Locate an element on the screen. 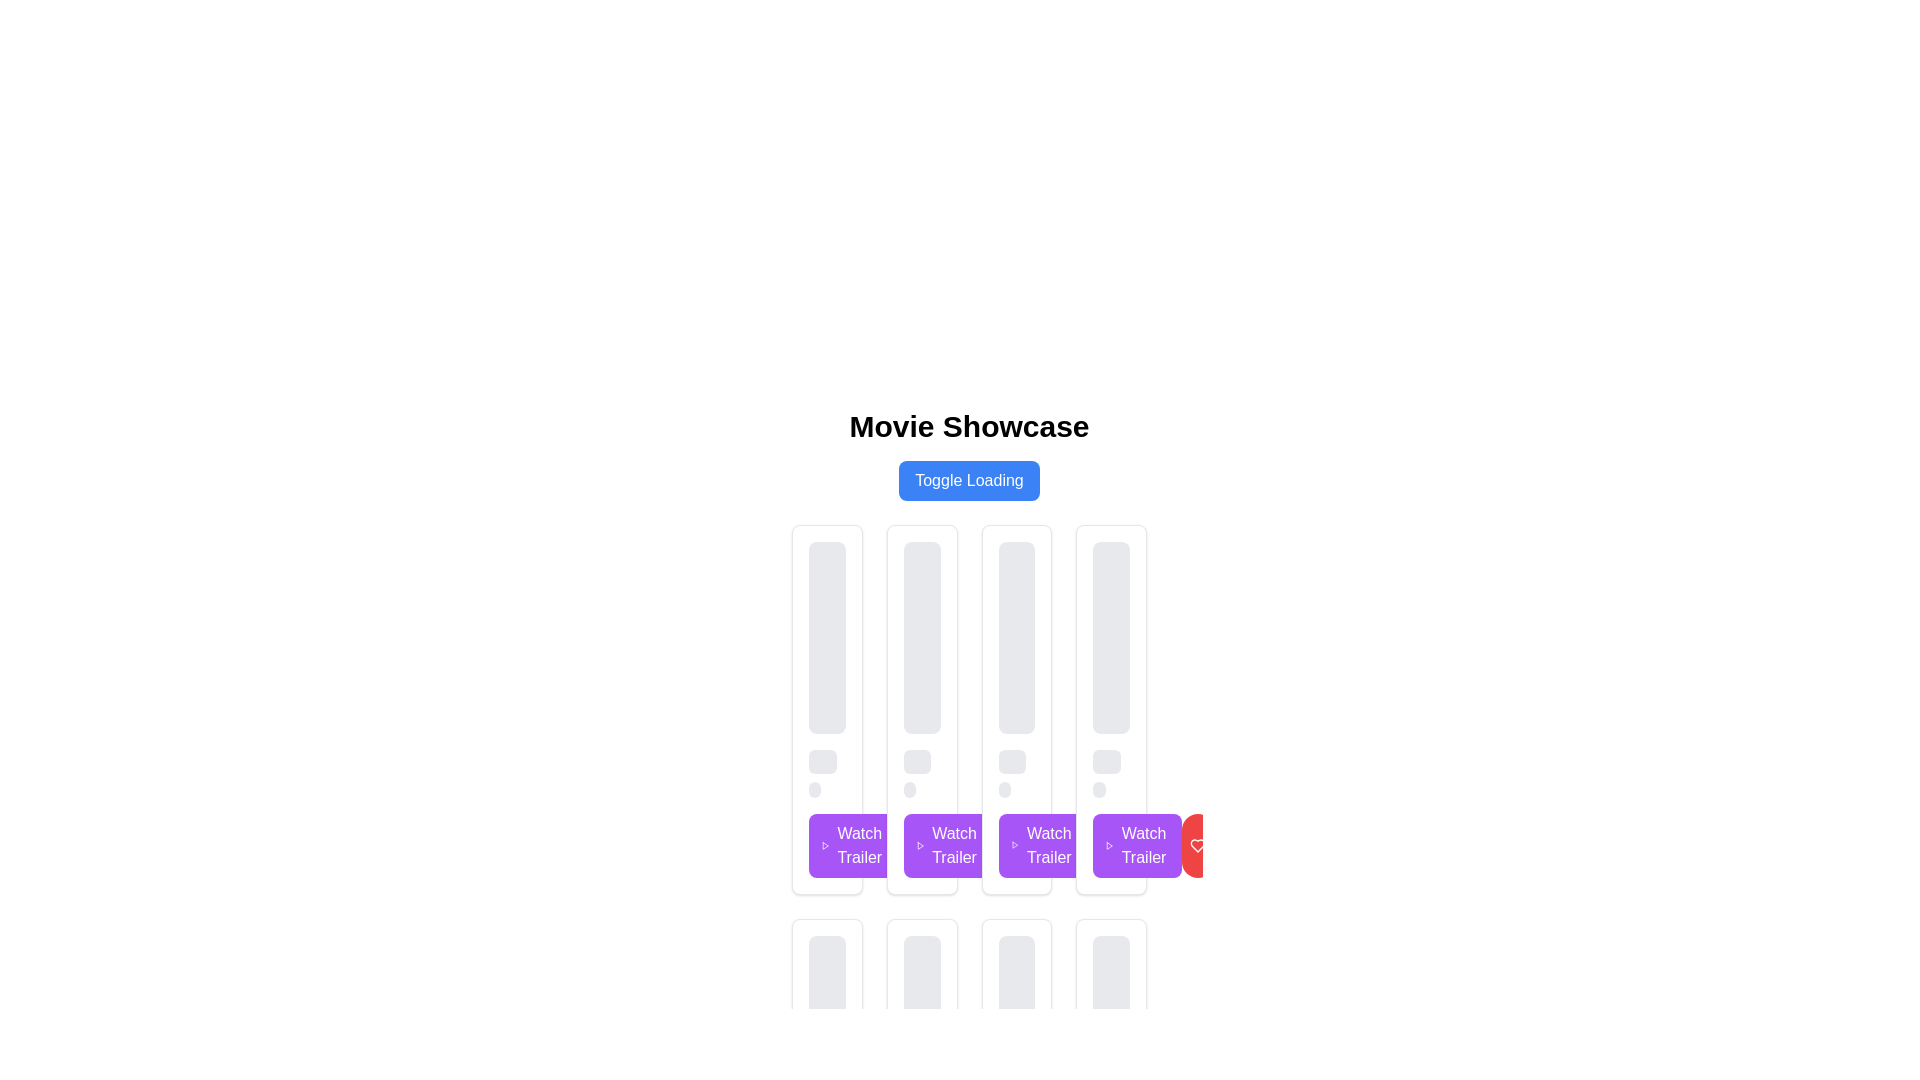  the rounded red button with a white heart icon to like or unlike the item is located at coordinates (1198, 845).